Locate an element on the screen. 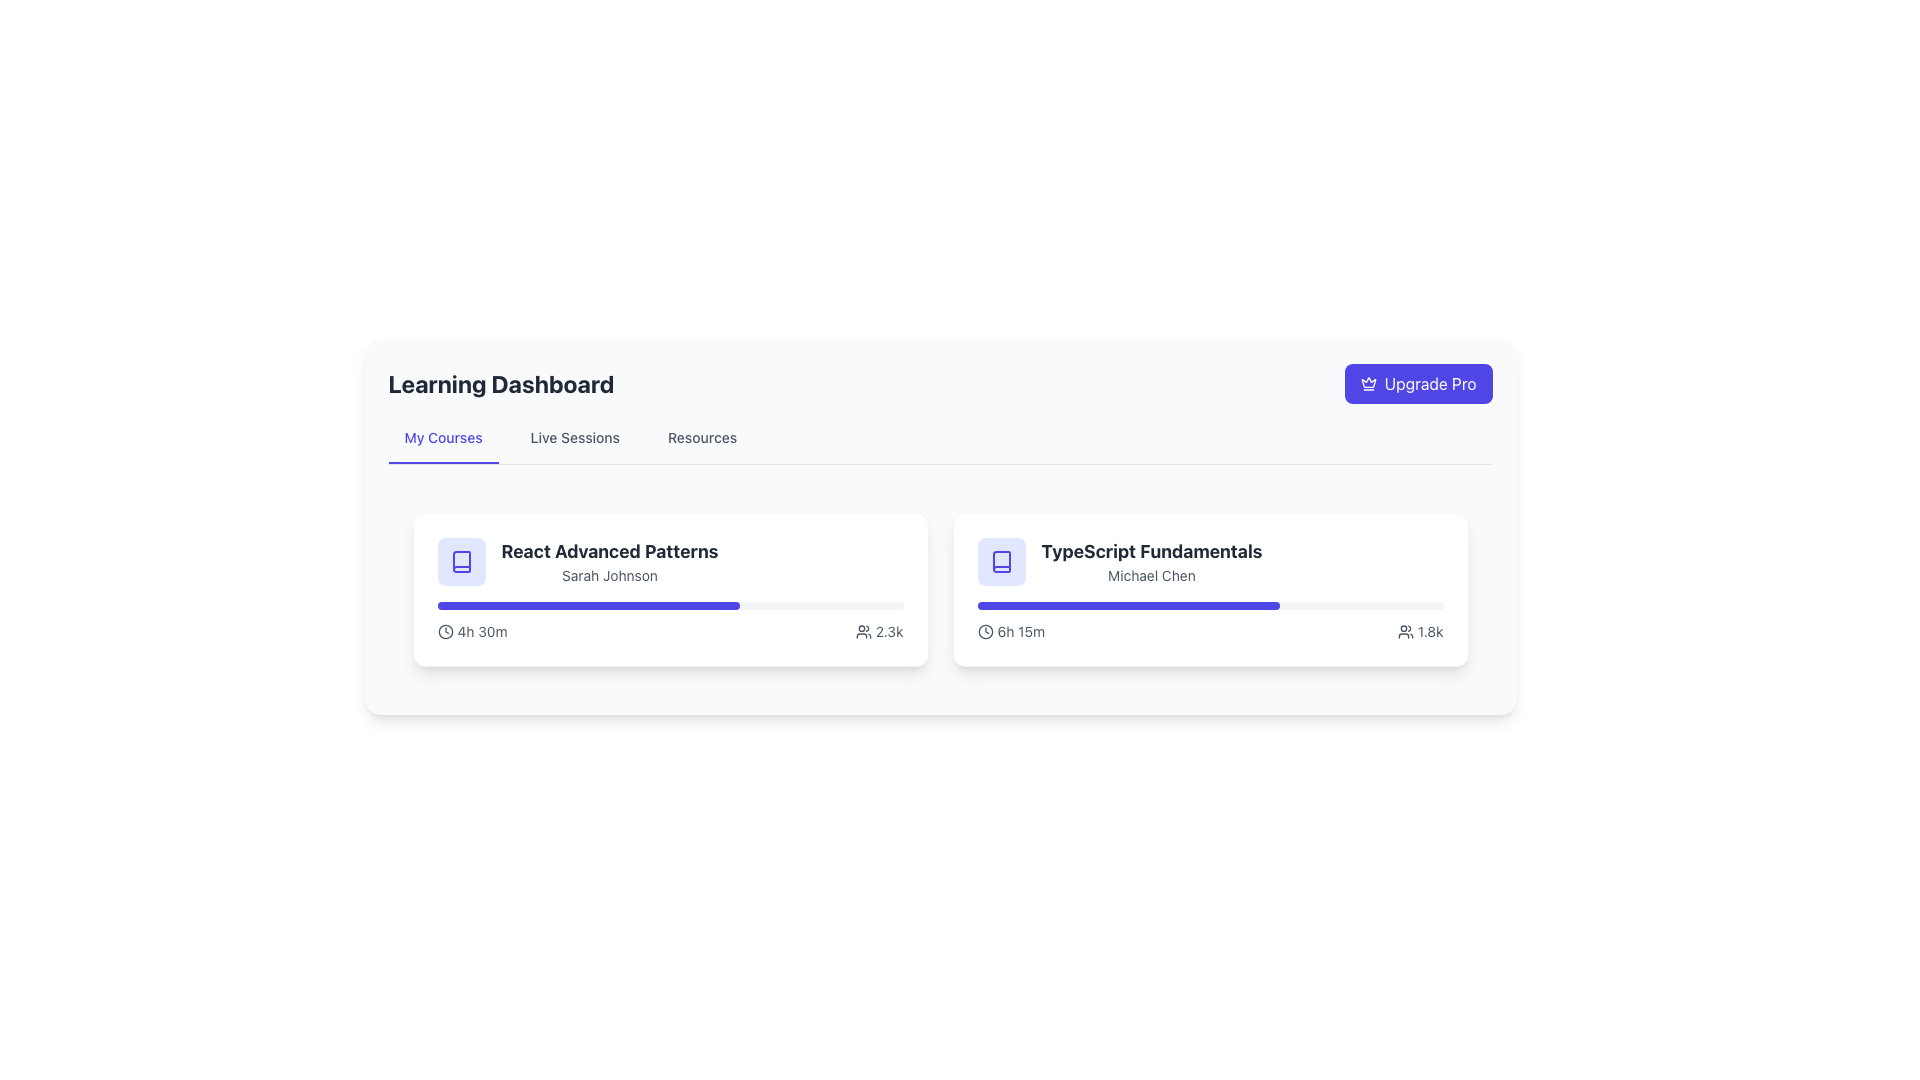 The width and height of the screenshot is (1920, 1080). the square-shaped icon with a light indigo background and a book-like outline, located on the left side of the course titled 'React Advanced Patterns' by Sarah Johnson is located at coordinates (460, 562).